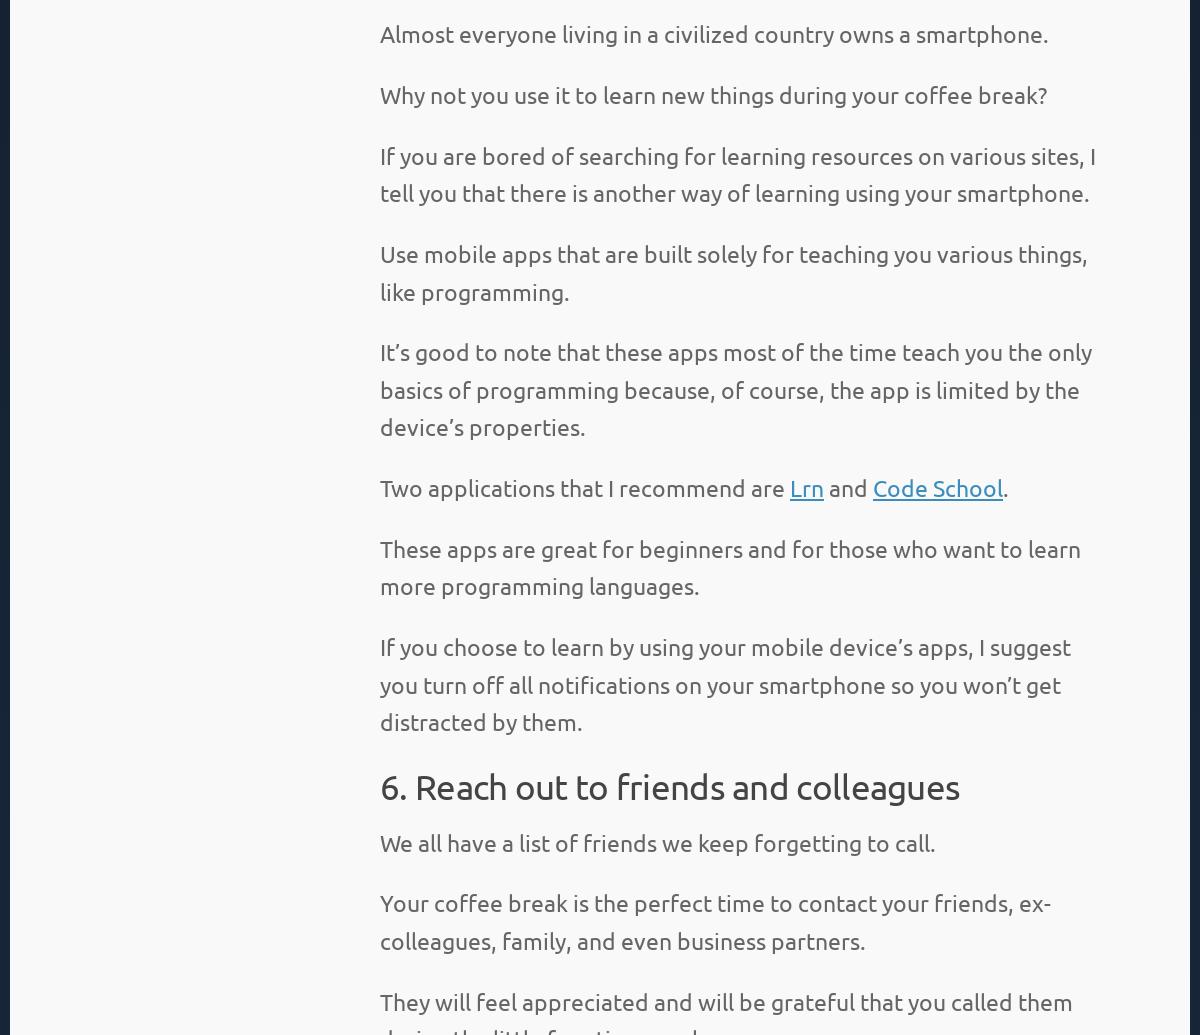 The image size is (1200, 1035). I want to click on 'It’s good to note that these apps most of the time teach you the only basics of programming because, of course, the app is limited by the device’s properties.', so click(735, 388).